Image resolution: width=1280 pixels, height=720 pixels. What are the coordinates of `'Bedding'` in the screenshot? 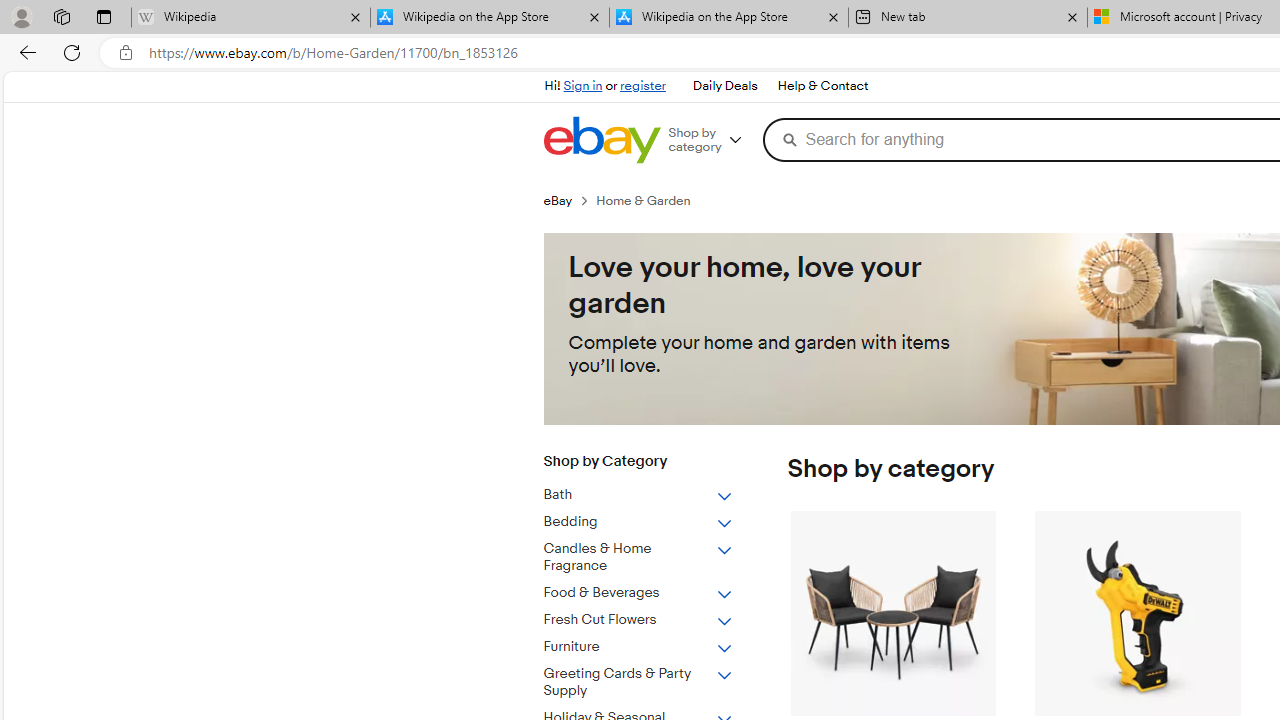 It's located at (637, 521).